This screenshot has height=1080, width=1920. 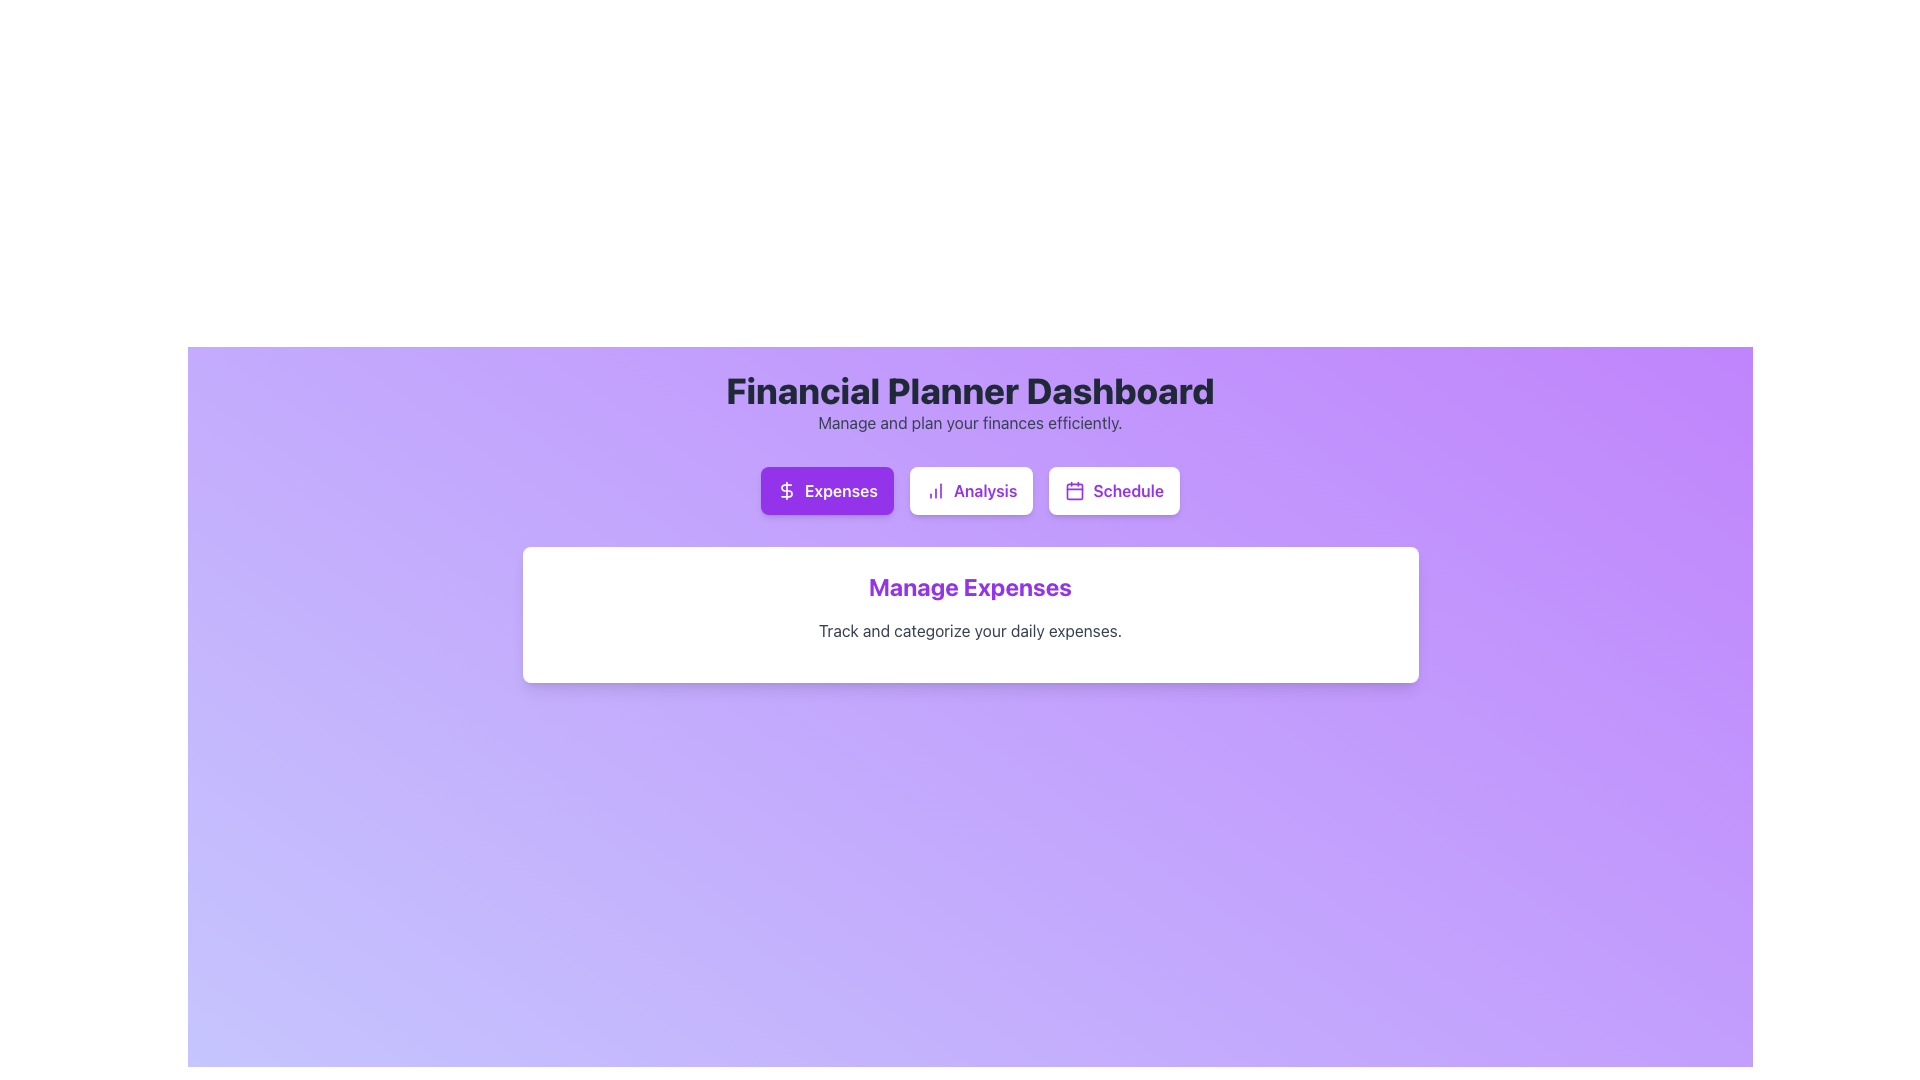 What do you see at coordinates (985, 490) in the screenshot?
I see `the text label within the second interactive button from the left, which activates features related to data analysis` at bounding box center [985, 490].